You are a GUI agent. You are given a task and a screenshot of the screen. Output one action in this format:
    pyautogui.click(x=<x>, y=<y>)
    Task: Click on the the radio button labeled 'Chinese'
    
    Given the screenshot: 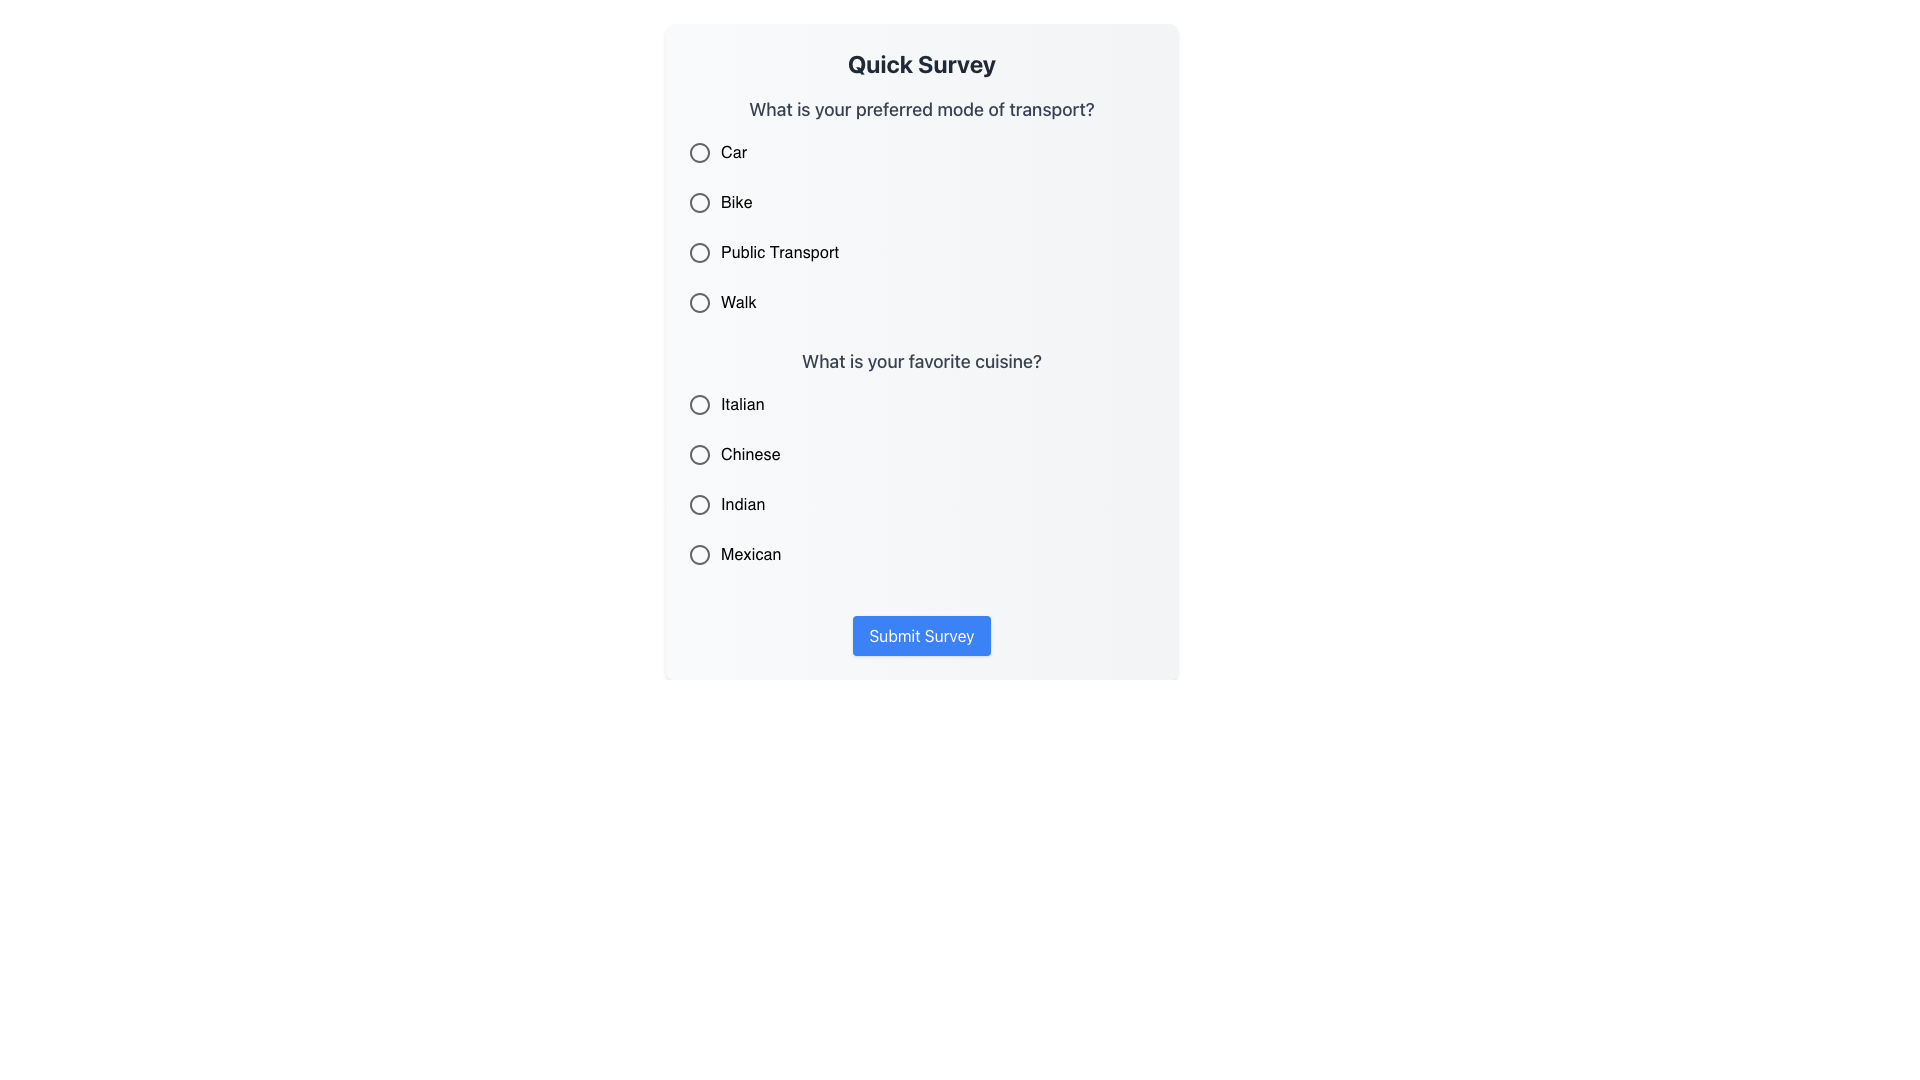 What is the action you would take?
    pyautogui.click(x=700, y=455)
    